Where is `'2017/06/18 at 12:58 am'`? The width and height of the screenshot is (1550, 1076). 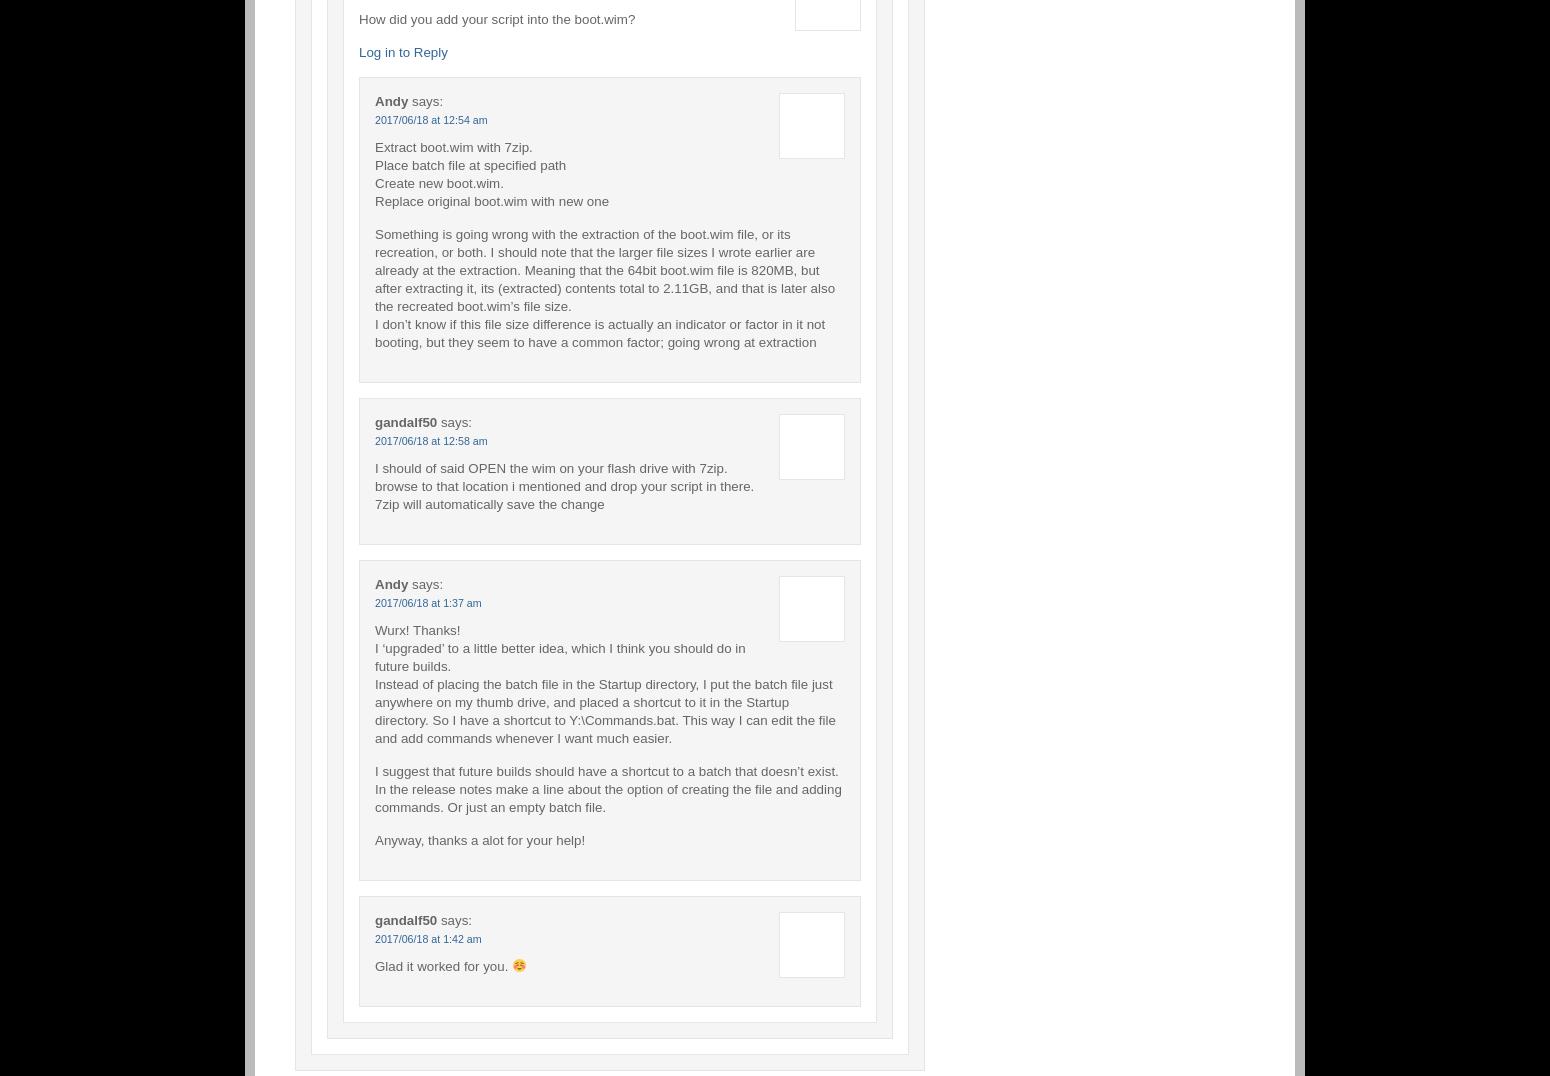
'2017/06/18 at 12:58 am' is located at coordinates (431, 439).